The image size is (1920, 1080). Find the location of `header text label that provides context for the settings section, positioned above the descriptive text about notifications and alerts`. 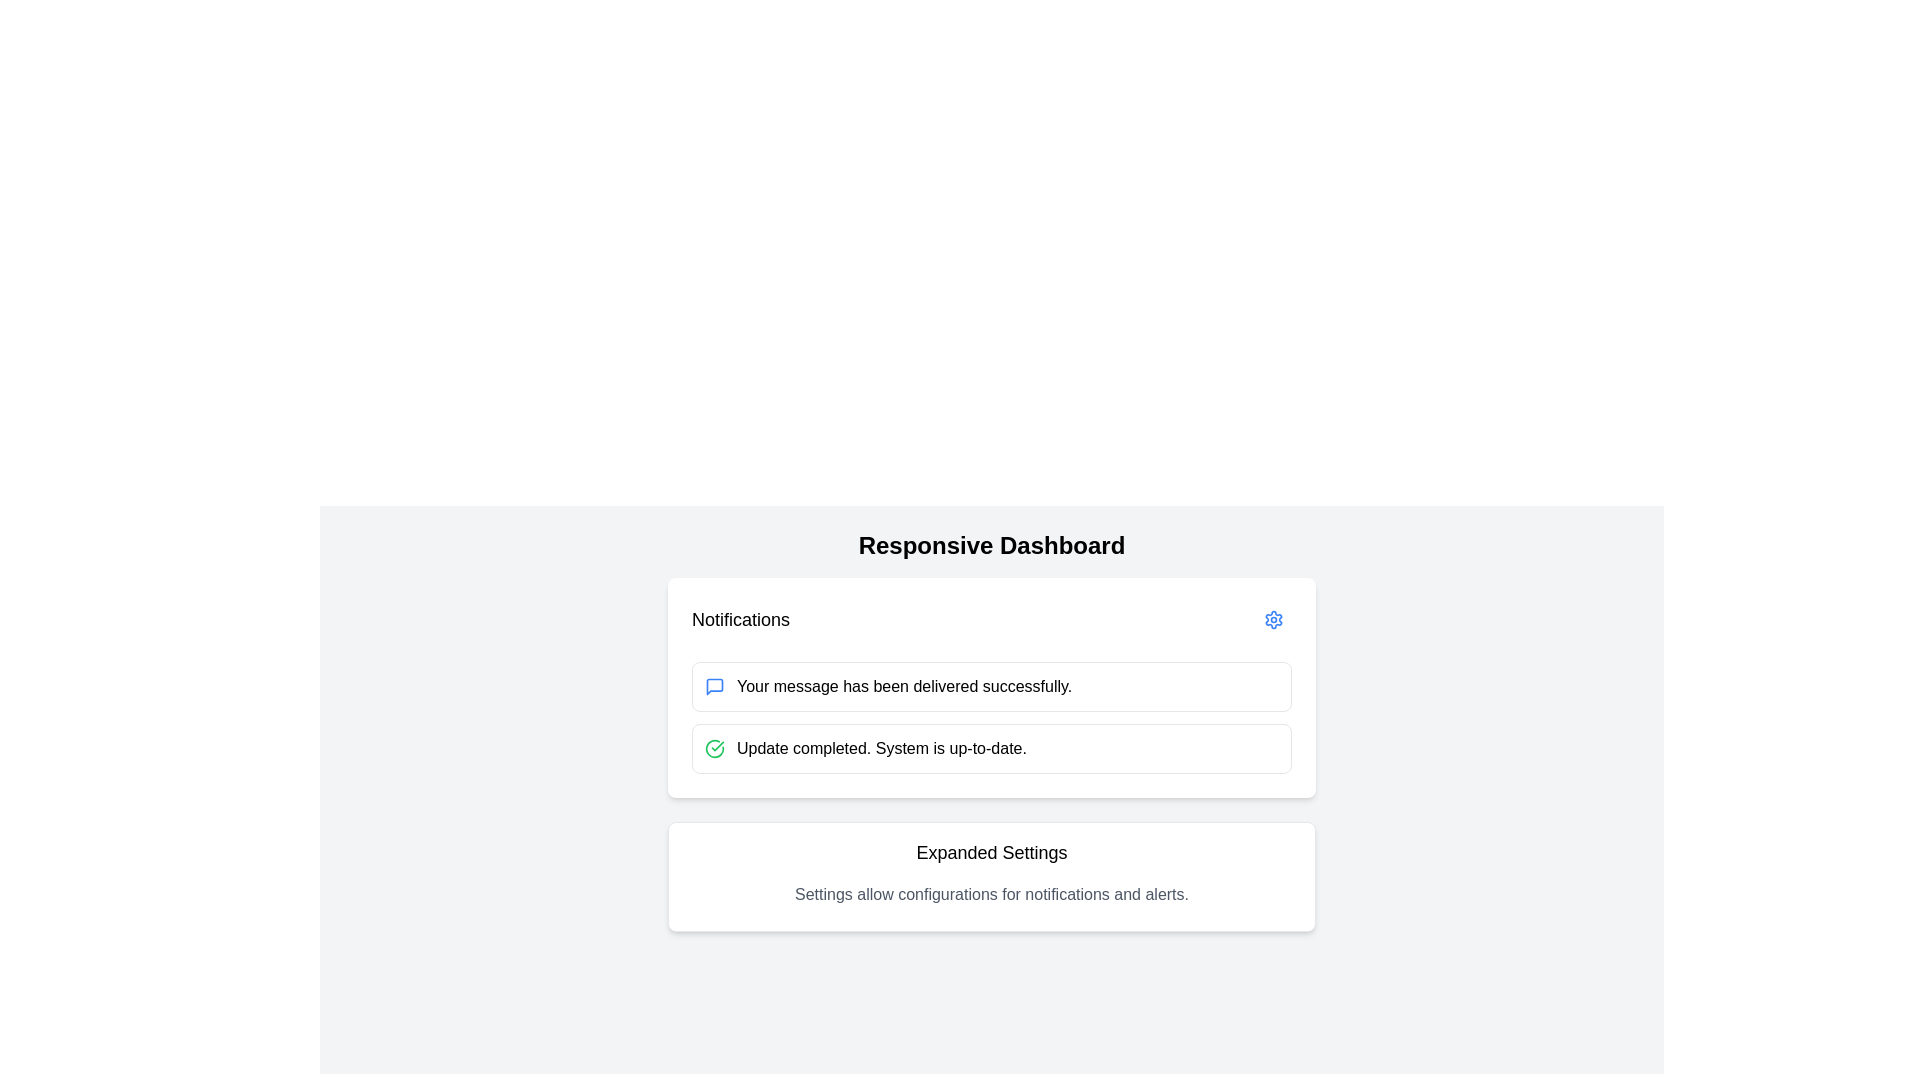

header text label that provides context for the settings section, positioned above the descriptive text about notifications and alerts is located at coordinates (992, 852).